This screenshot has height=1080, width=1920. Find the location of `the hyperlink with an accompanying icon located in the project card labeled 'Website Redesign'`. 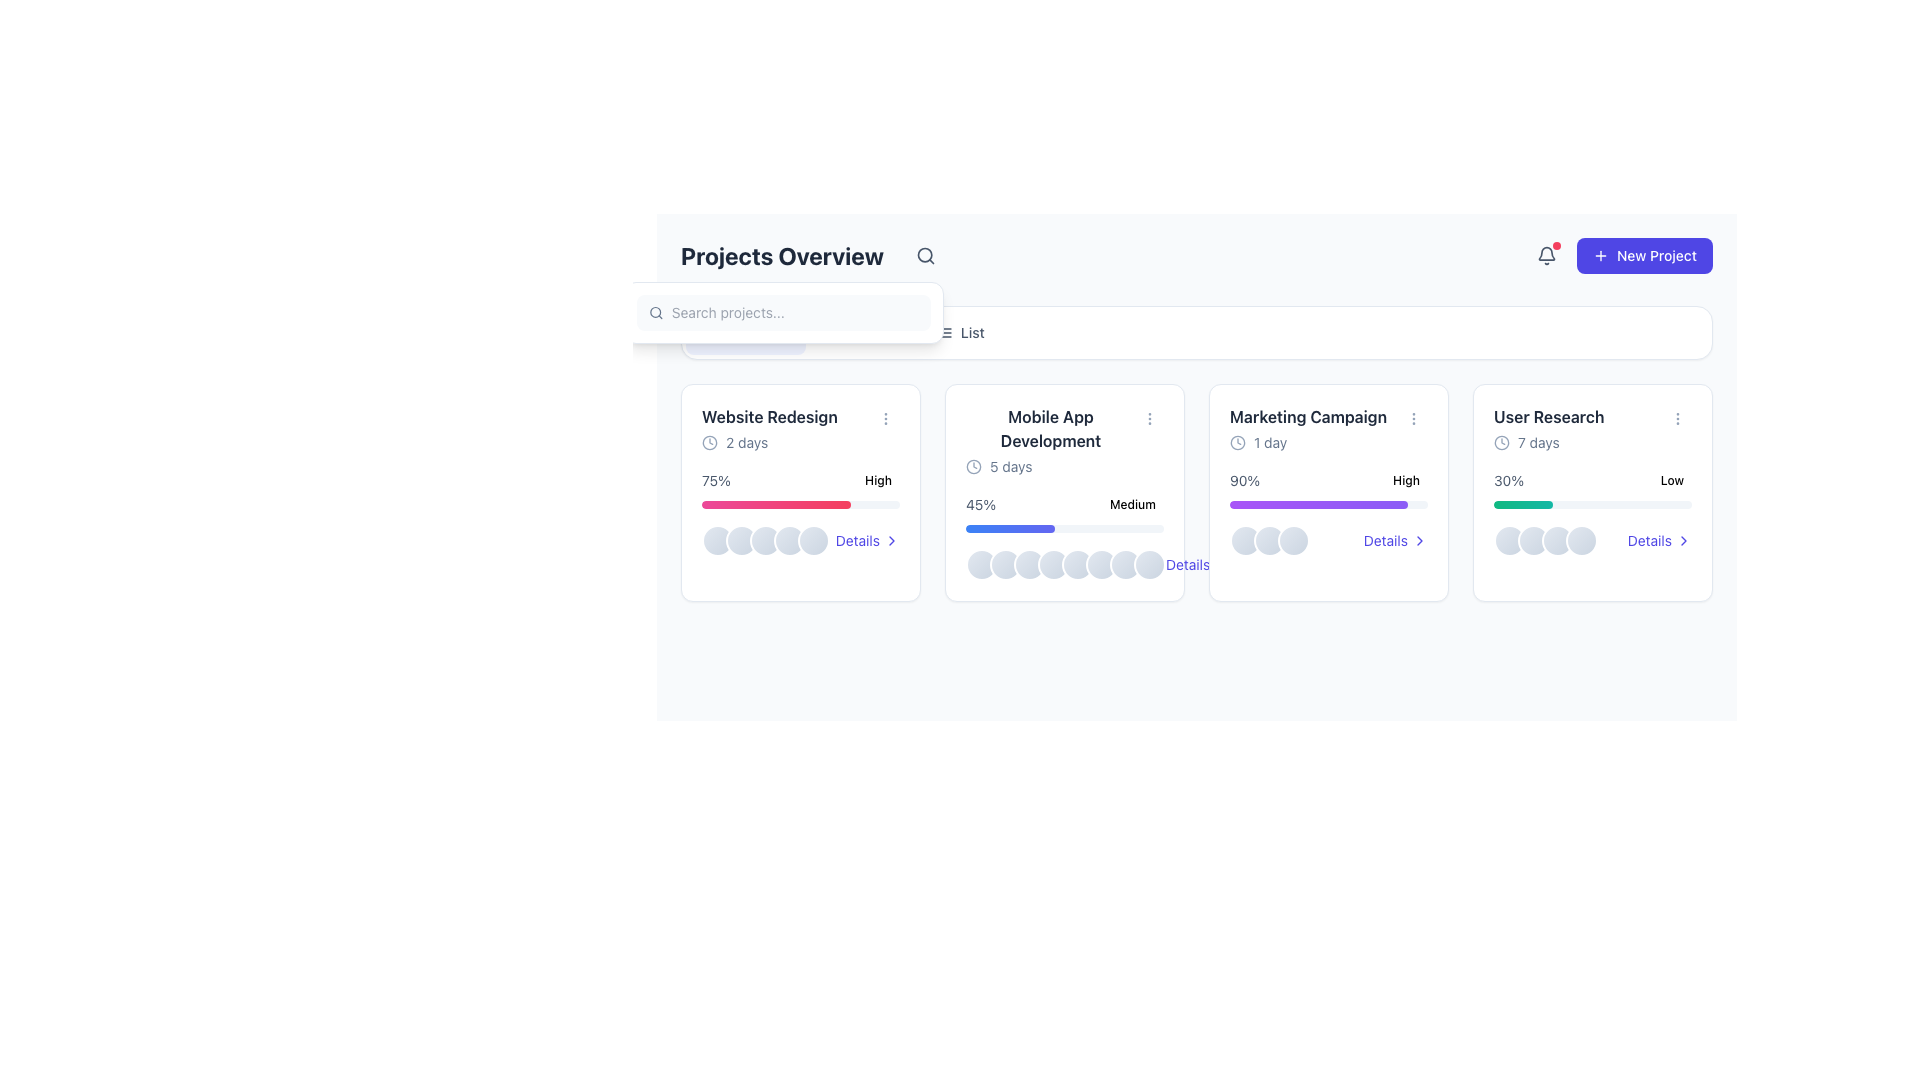

the hyperlink with an accompanying icon located in the project card labeled 'Website Redesign' is located at coordinates (867, 540).